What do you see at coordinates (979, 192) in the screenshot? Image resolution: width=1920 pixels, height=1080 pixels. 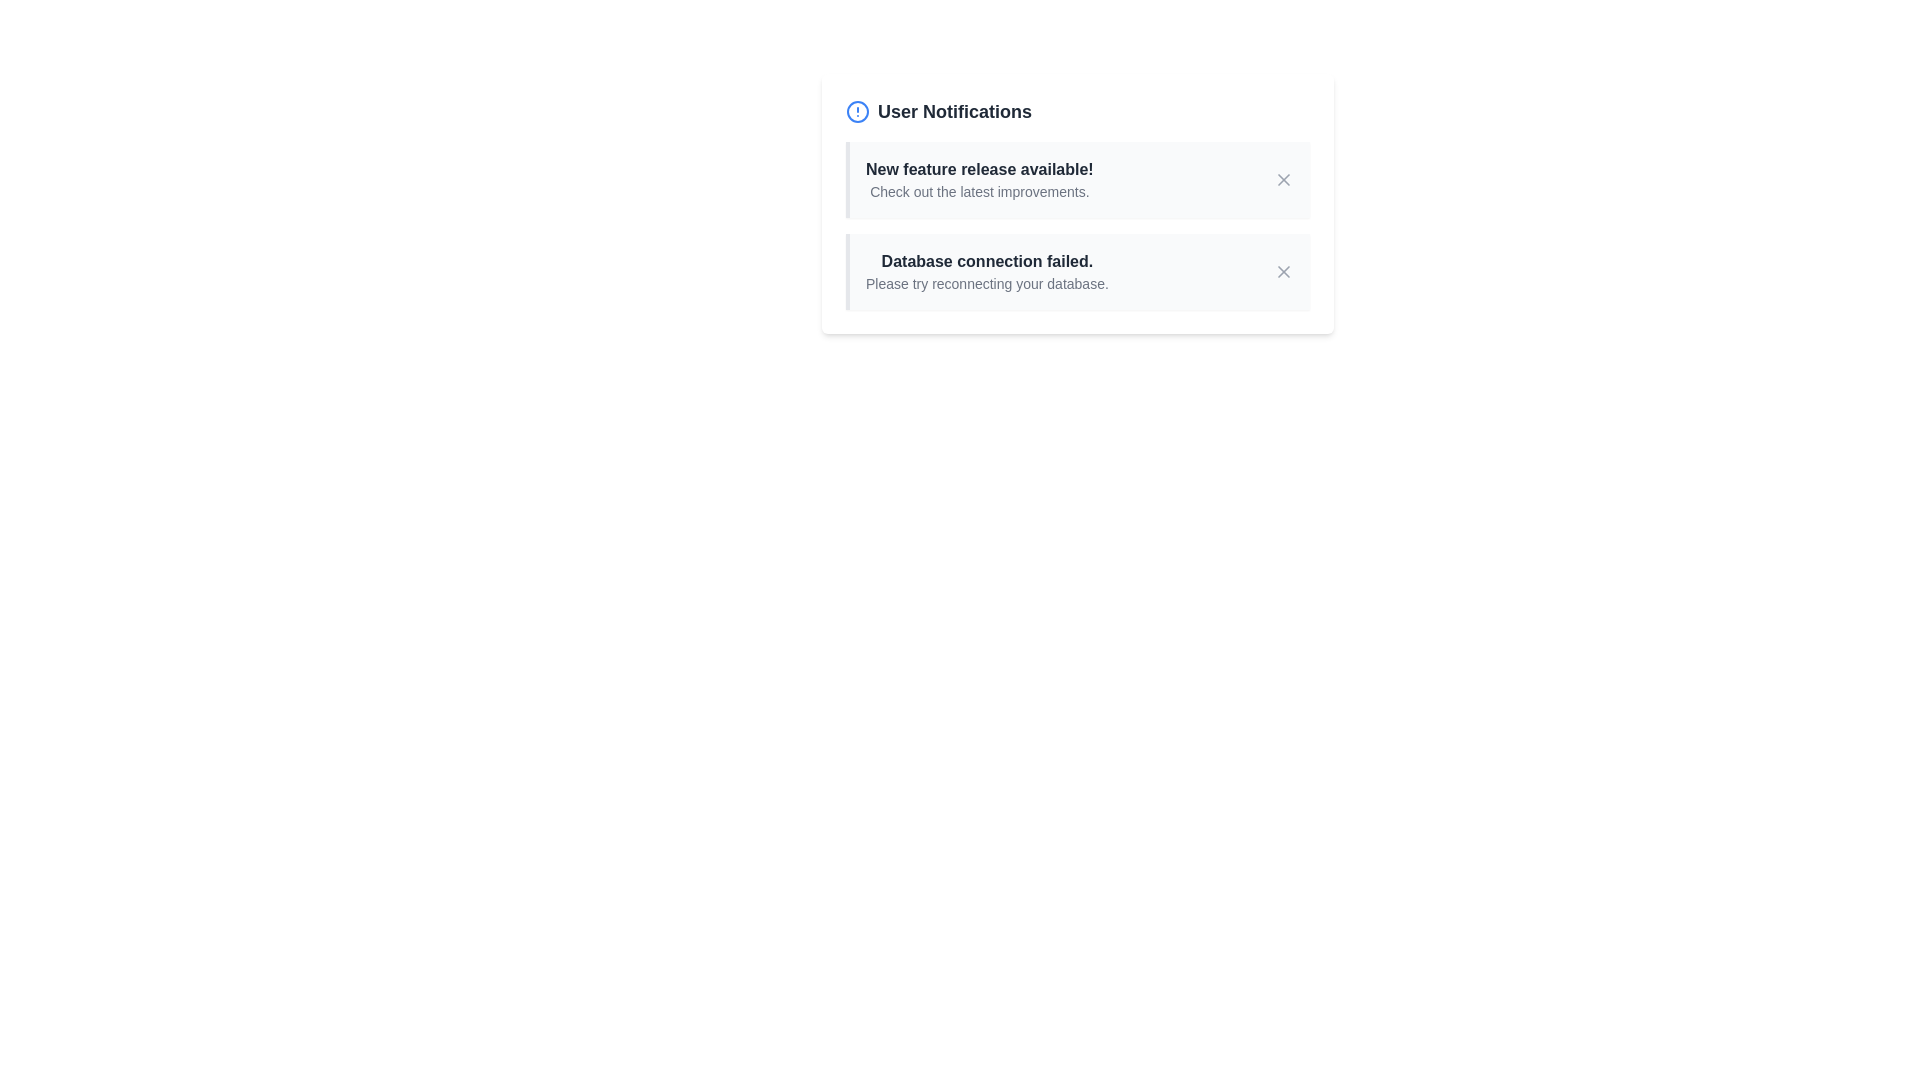 I see `the supplementary description text in the notification box that follows the headline 'New feature release available!' under 'User Notifications'` at bounding box center [979, 192].